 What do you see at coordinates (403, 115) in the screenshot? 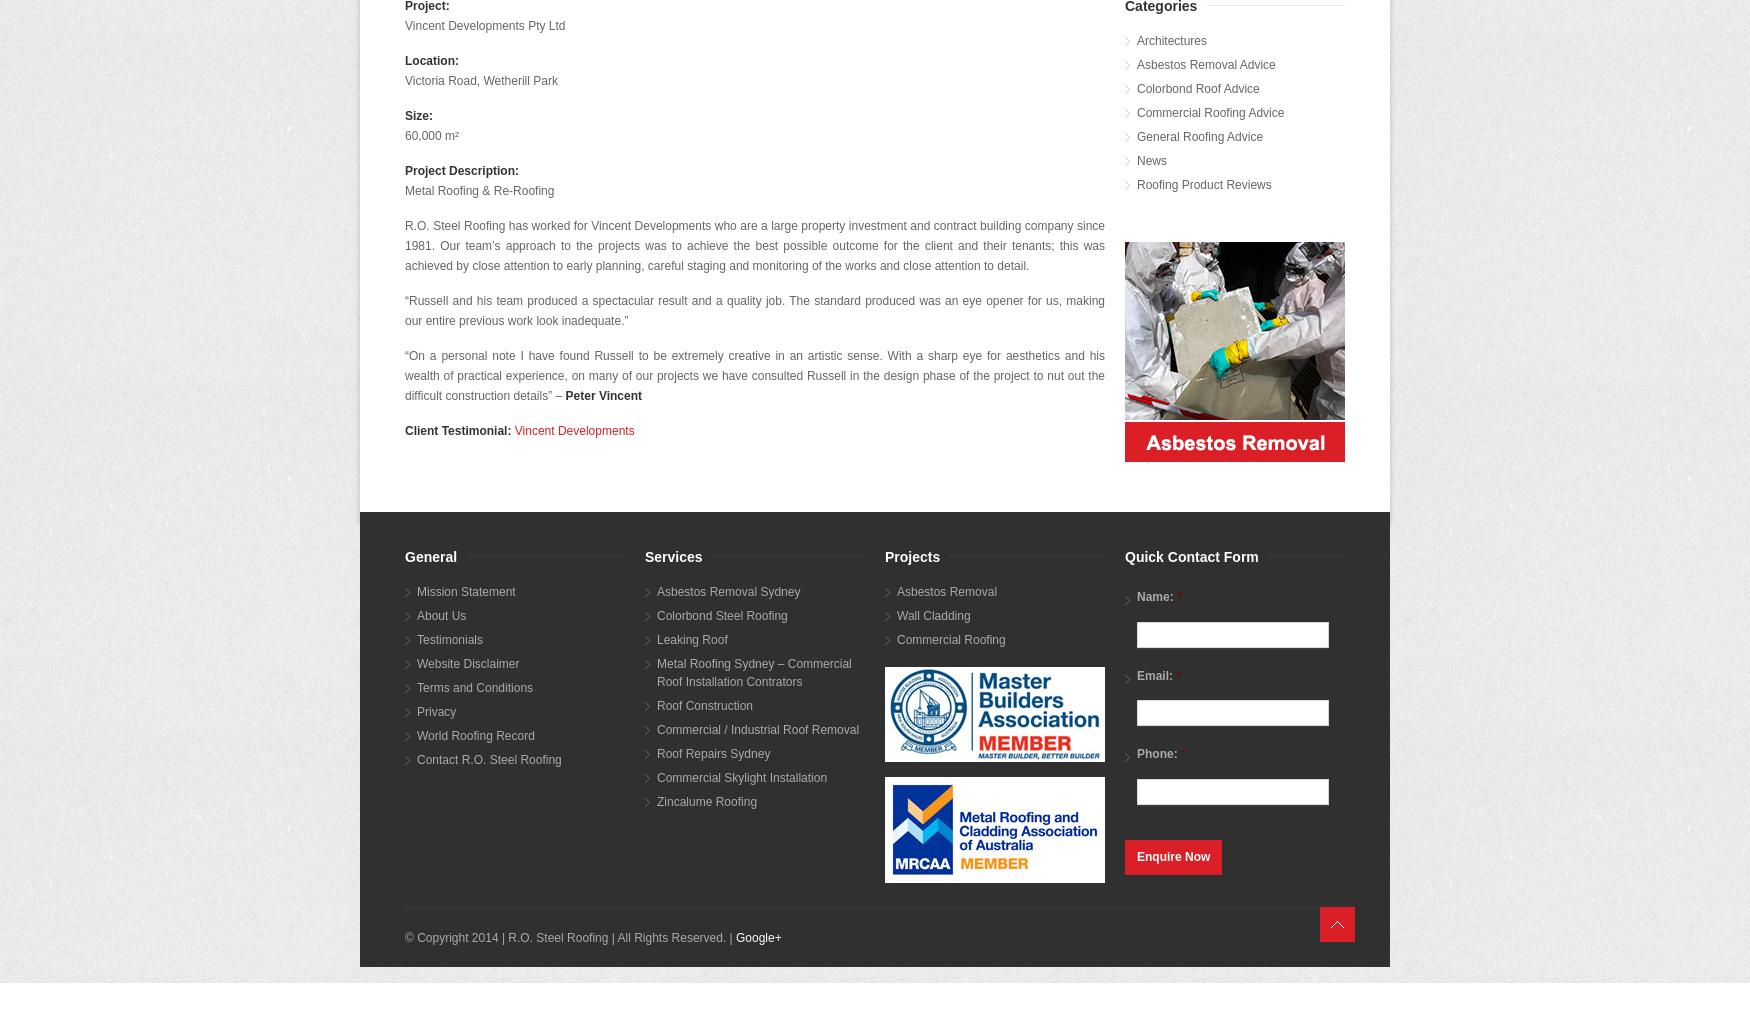
I see `'Size:'` at bounding box center [403, 115].